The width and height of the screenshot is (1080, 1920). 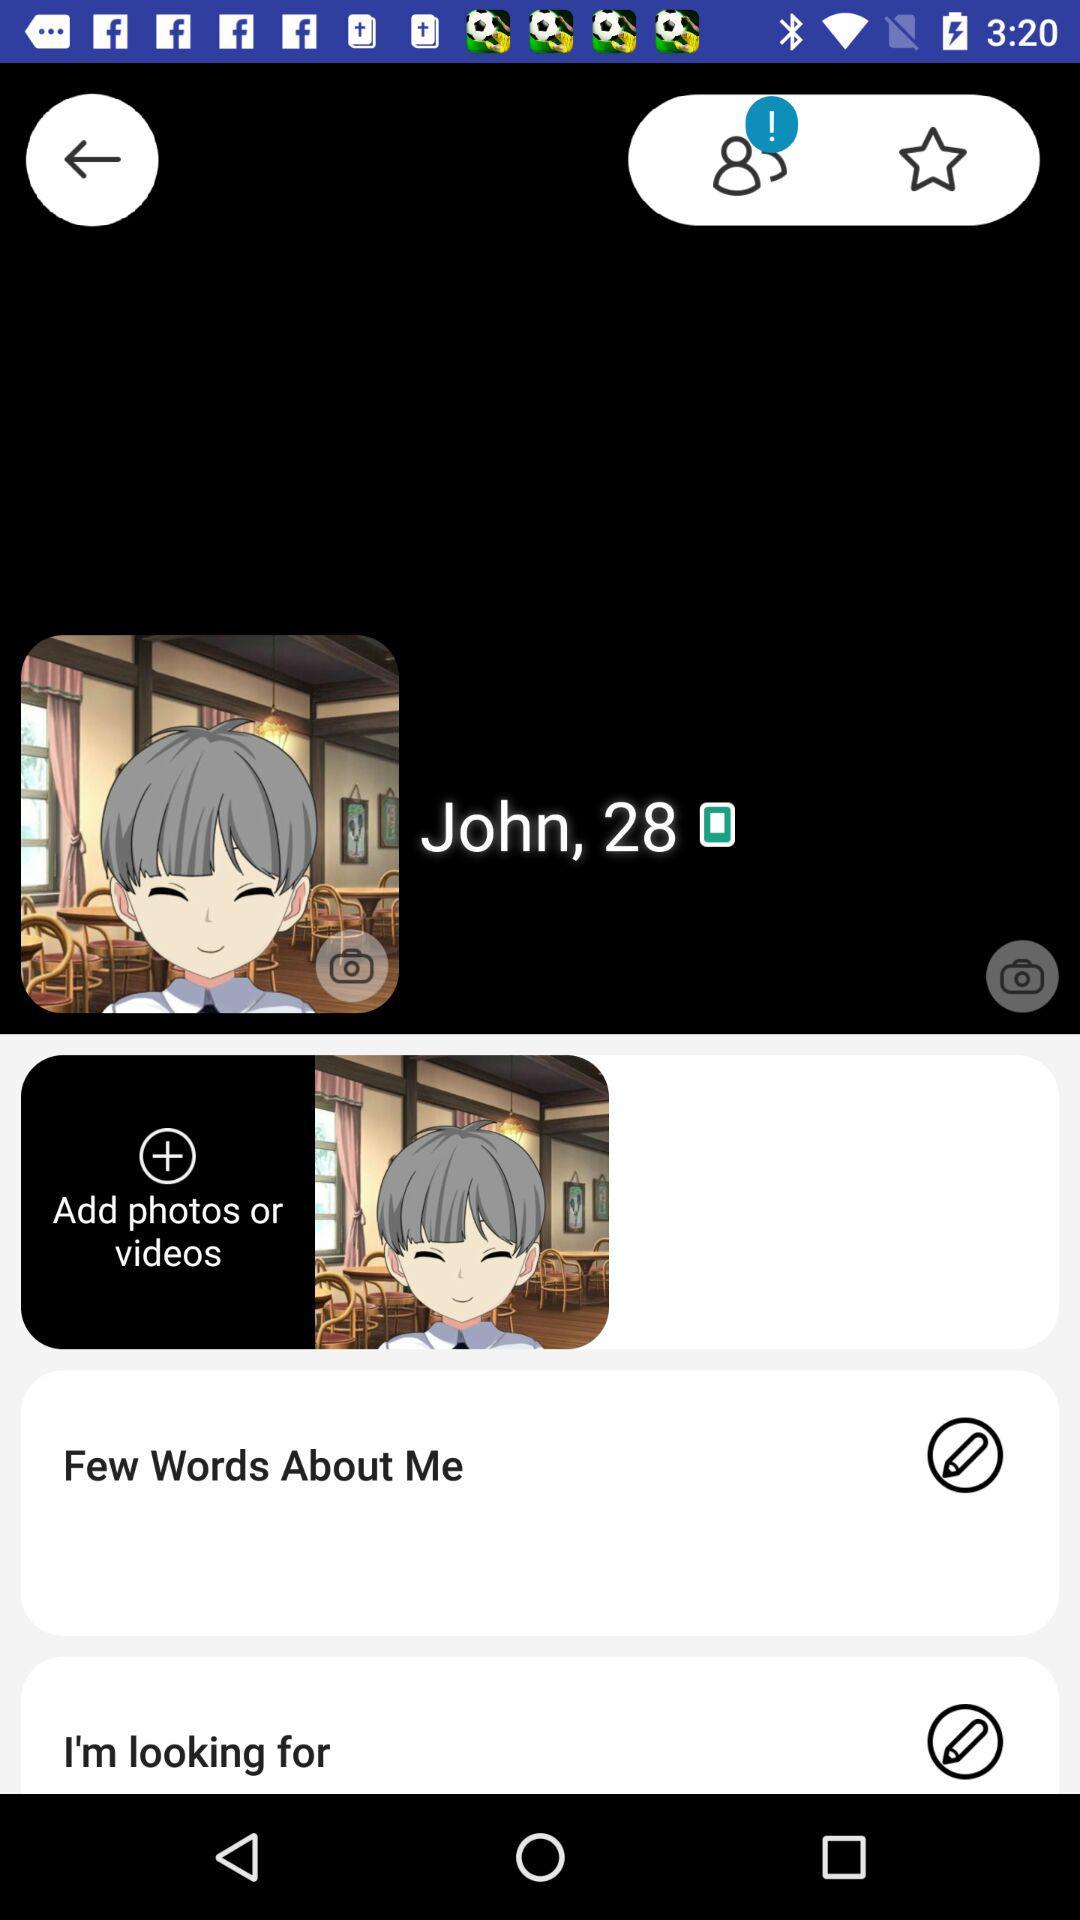 I want to click on the photo icon, so click(x=351, y=965).